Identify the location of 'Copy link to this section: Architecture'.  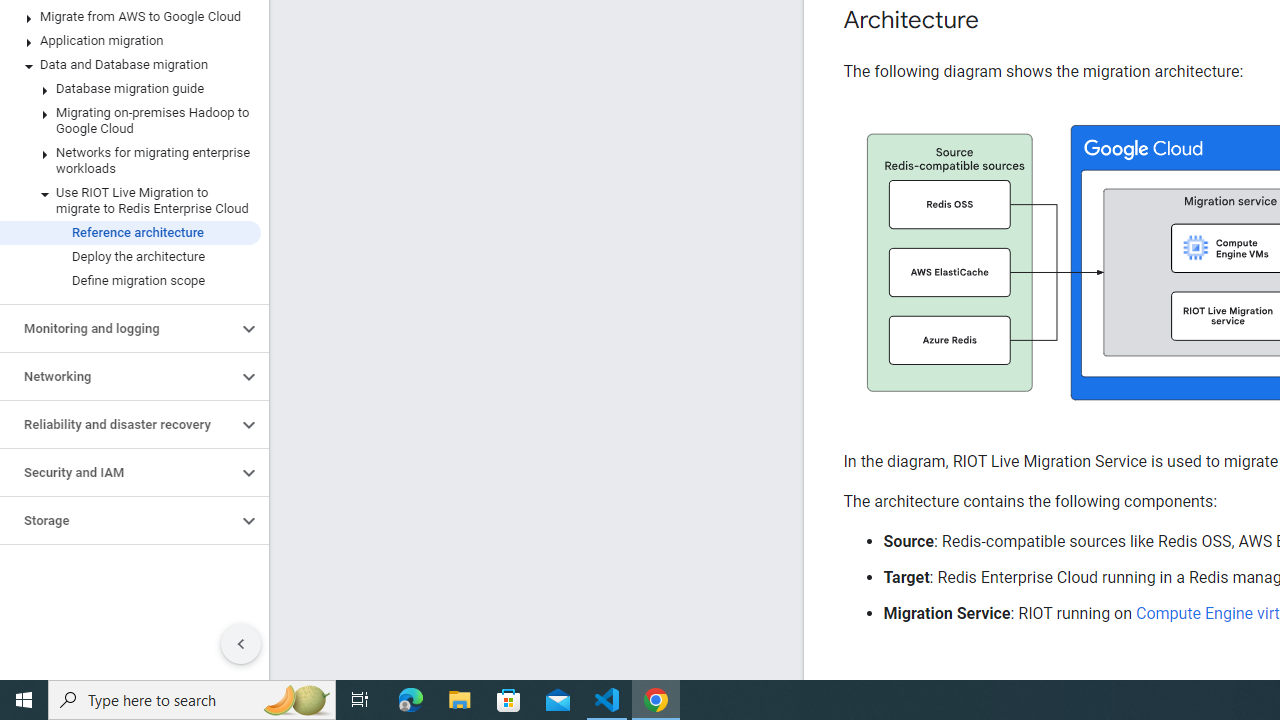
(998, 21).